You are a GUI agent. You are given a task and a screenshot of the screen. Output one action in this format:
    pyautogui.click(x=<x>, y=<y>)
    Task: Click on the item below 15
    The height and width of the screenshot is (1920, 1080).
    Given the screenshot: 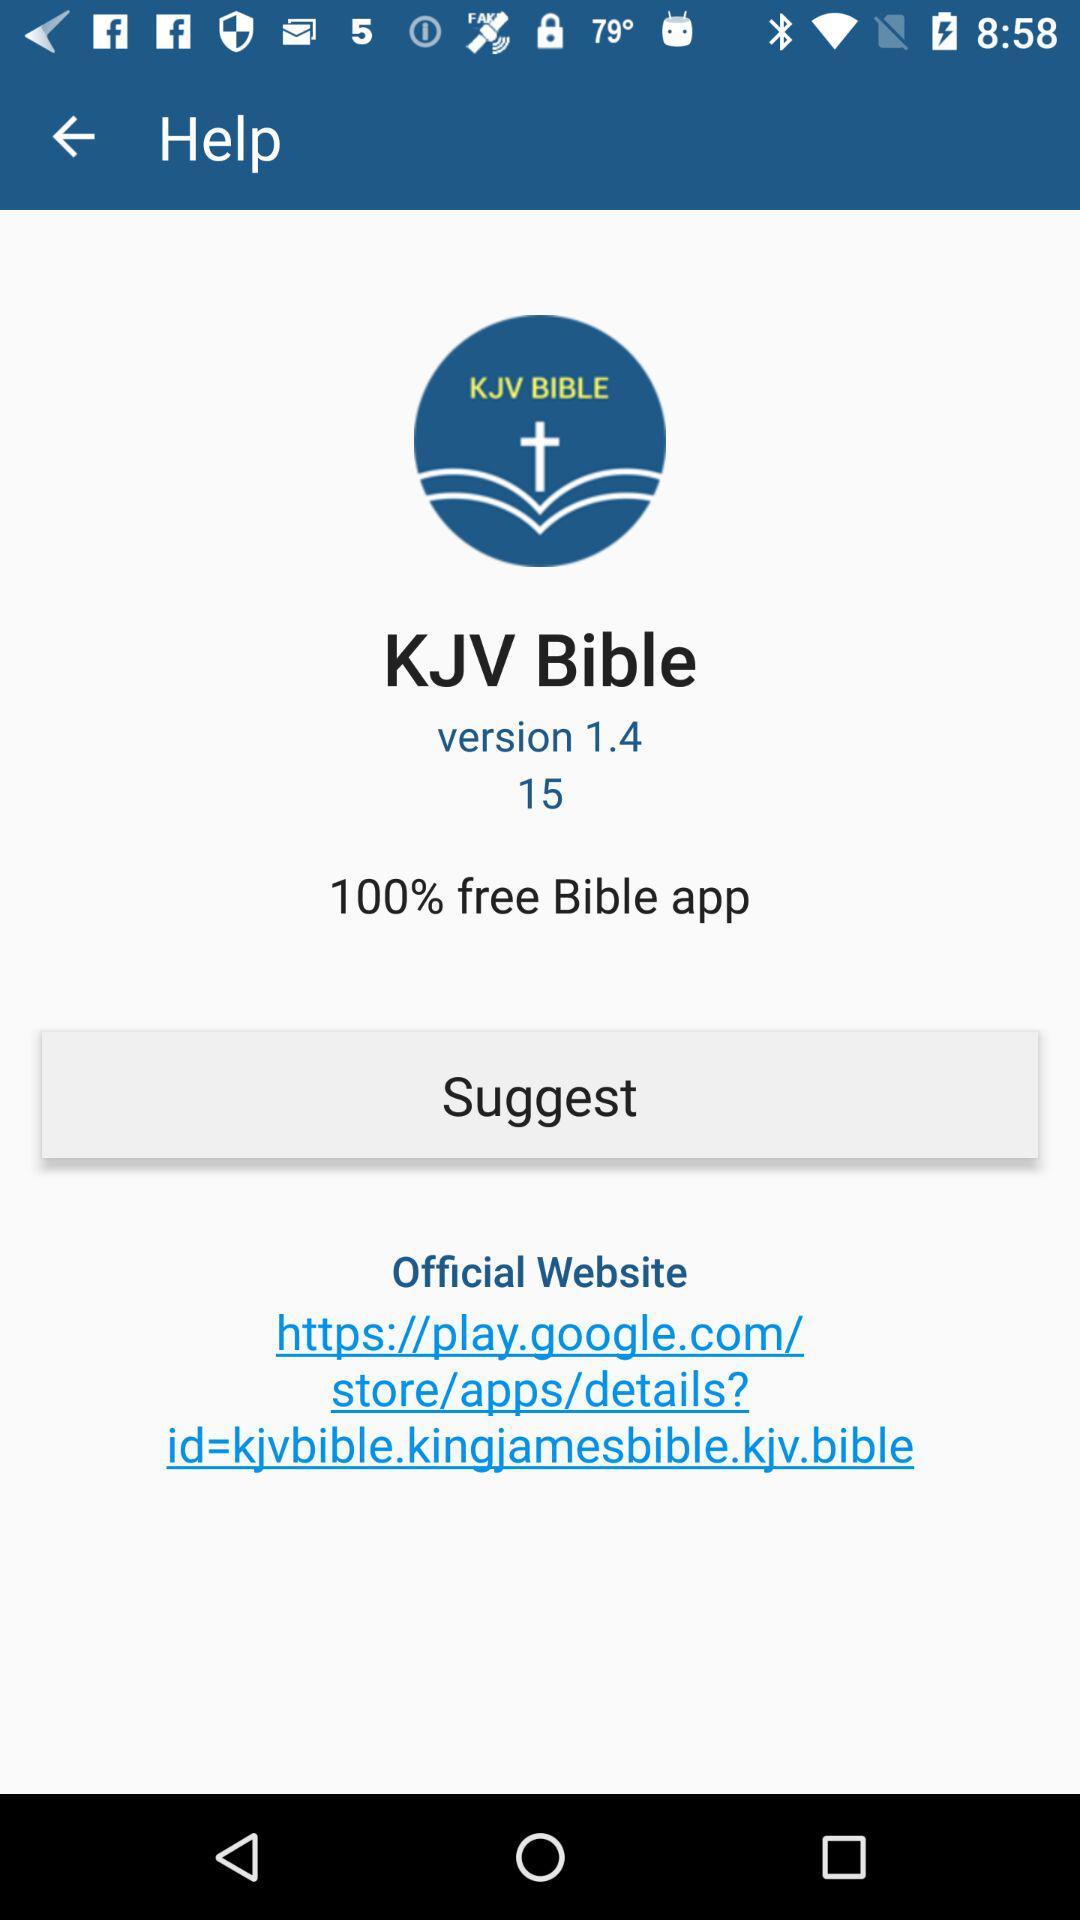 What is the action you would take?
    pyautogui.click(x=538, y=893)
    